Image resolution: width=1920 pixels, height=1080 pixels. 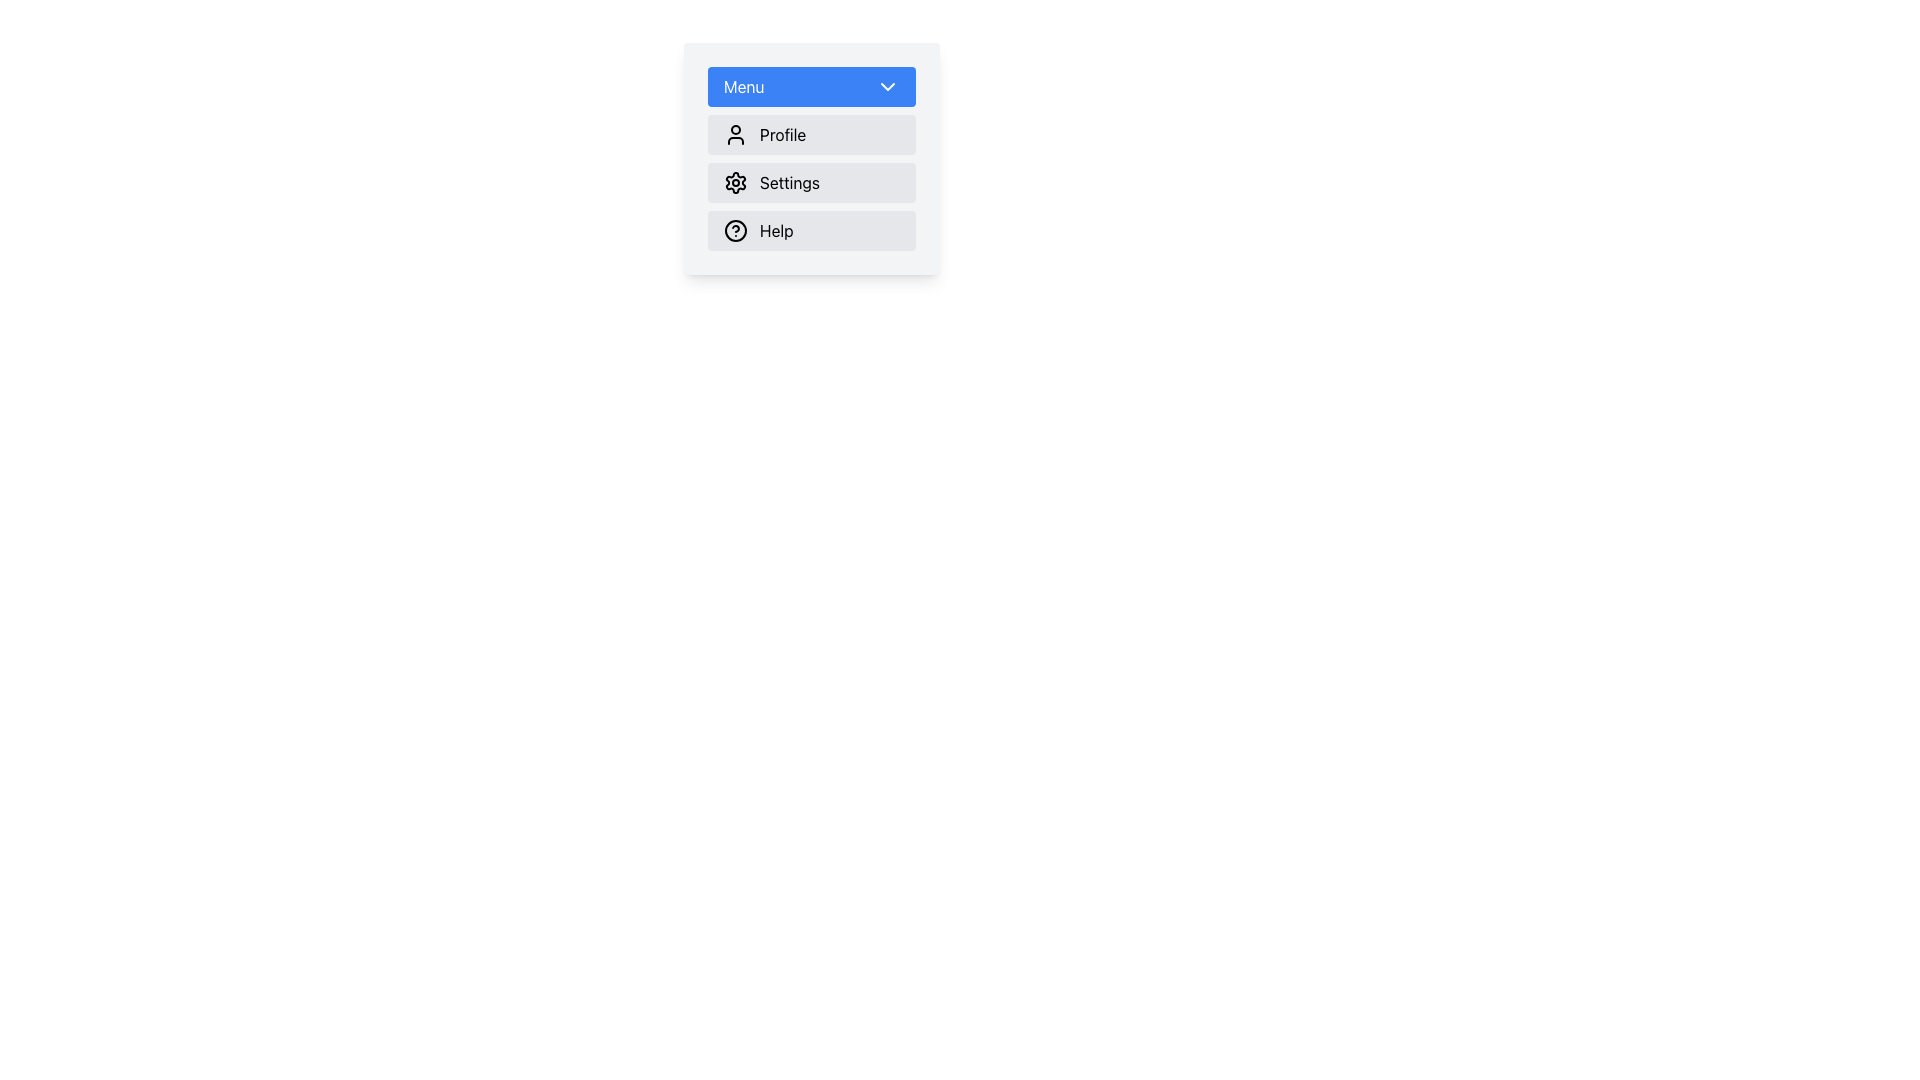 What do you see at coordinates (811, 182) in the screenshot?
I see `the settings navigation button, which is the second option in the vertical menu` at bounding box center [811, 182].